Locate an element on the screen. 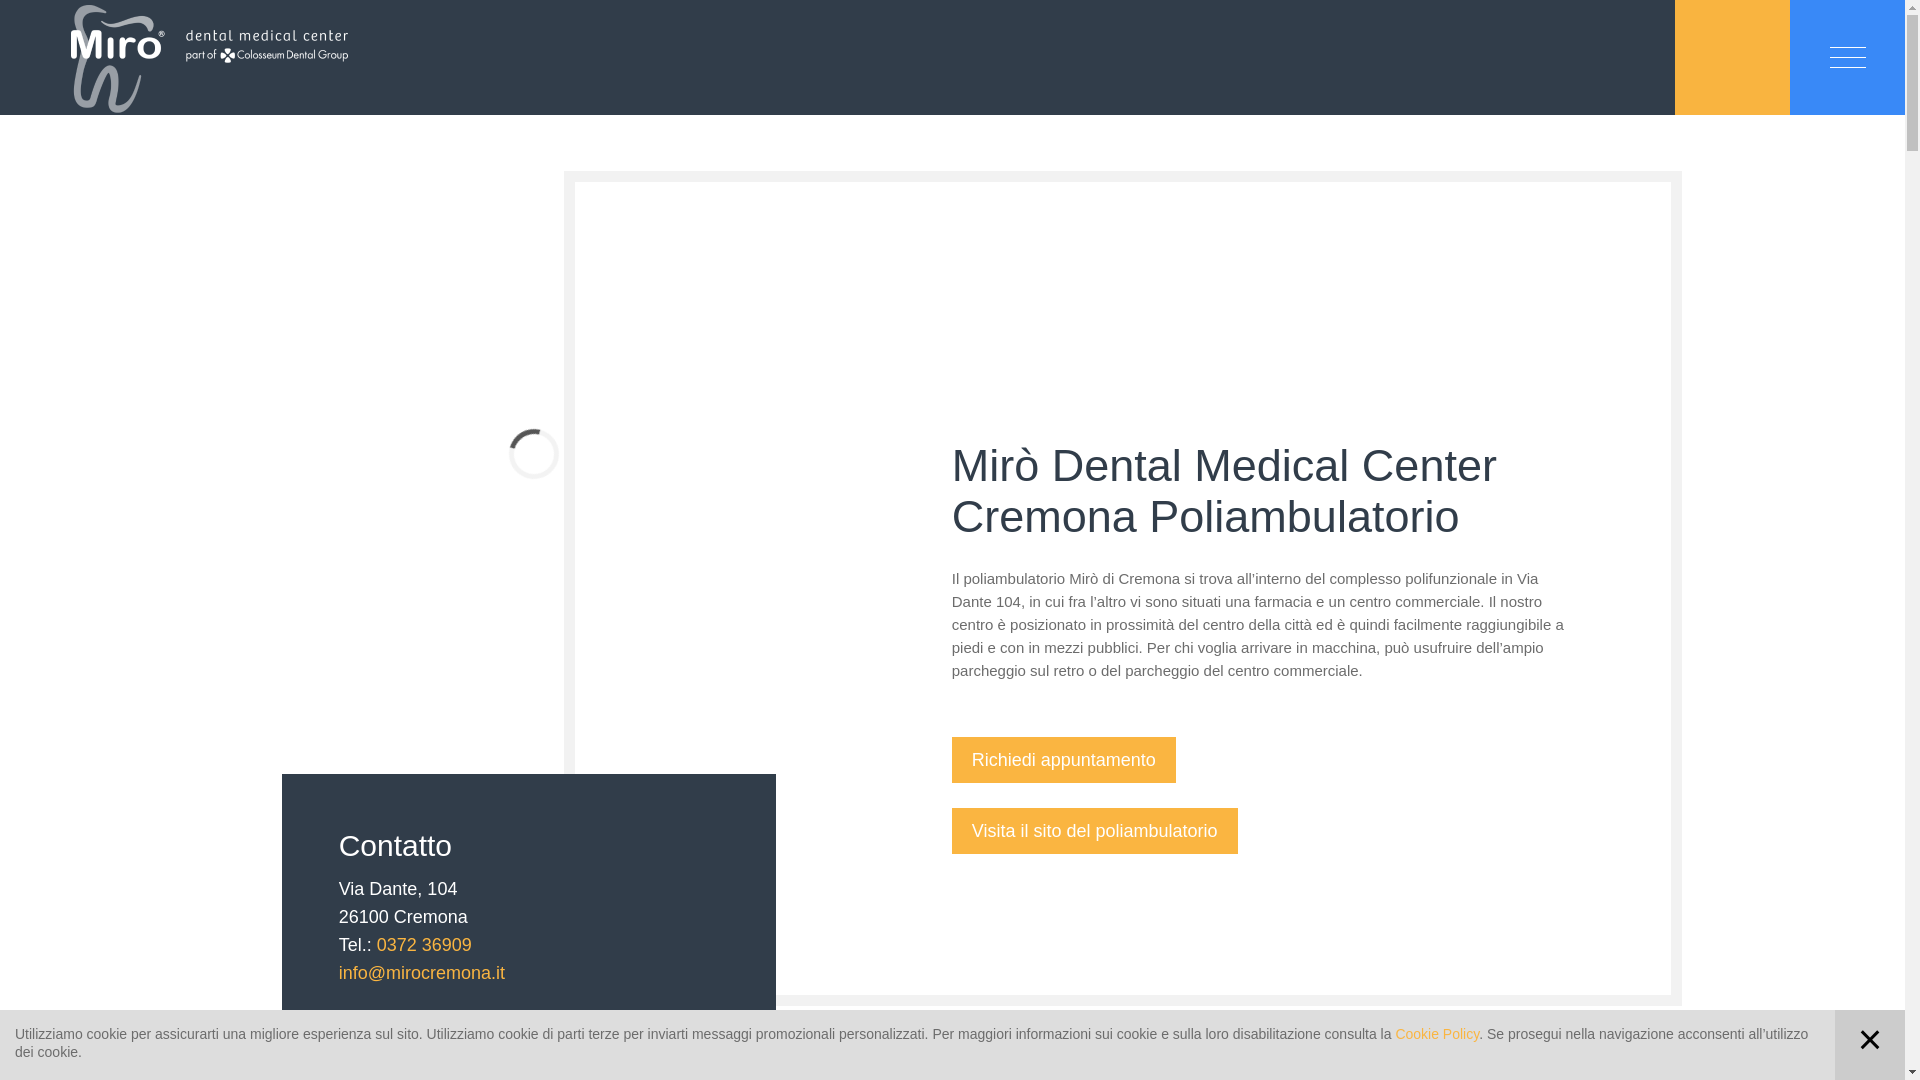  '0372 36909' is located at coordinates (423, 945).